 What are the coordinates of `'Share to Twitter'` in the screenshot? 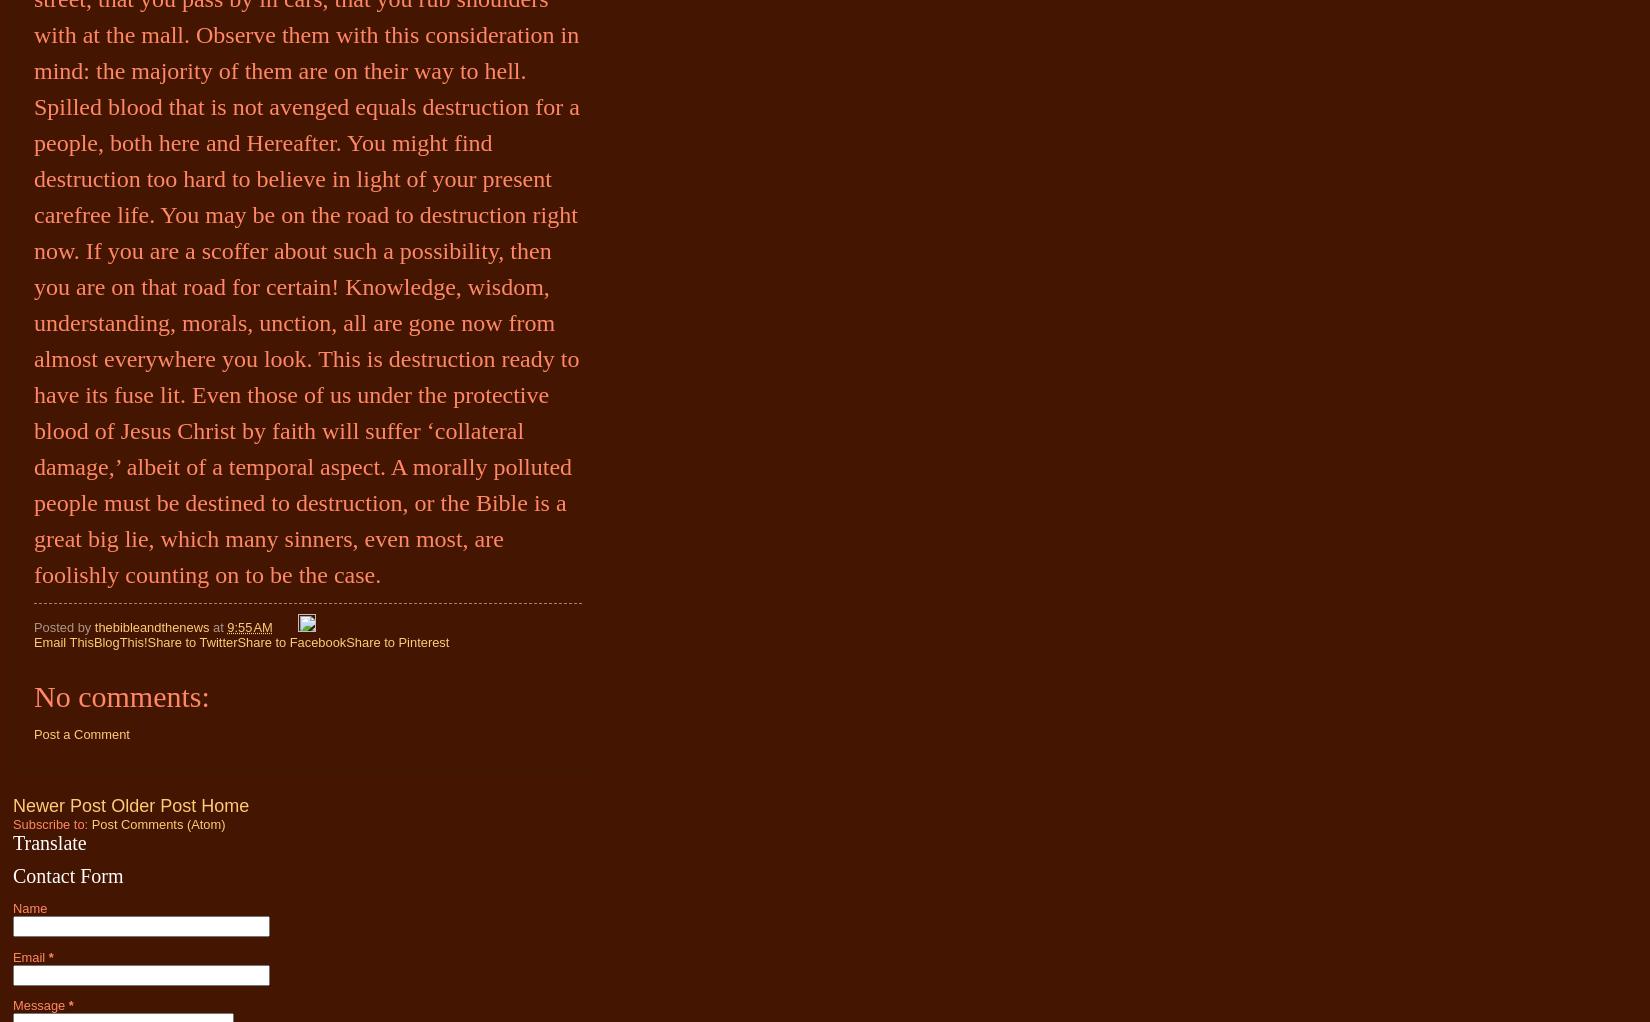 It's located at (147, 642).